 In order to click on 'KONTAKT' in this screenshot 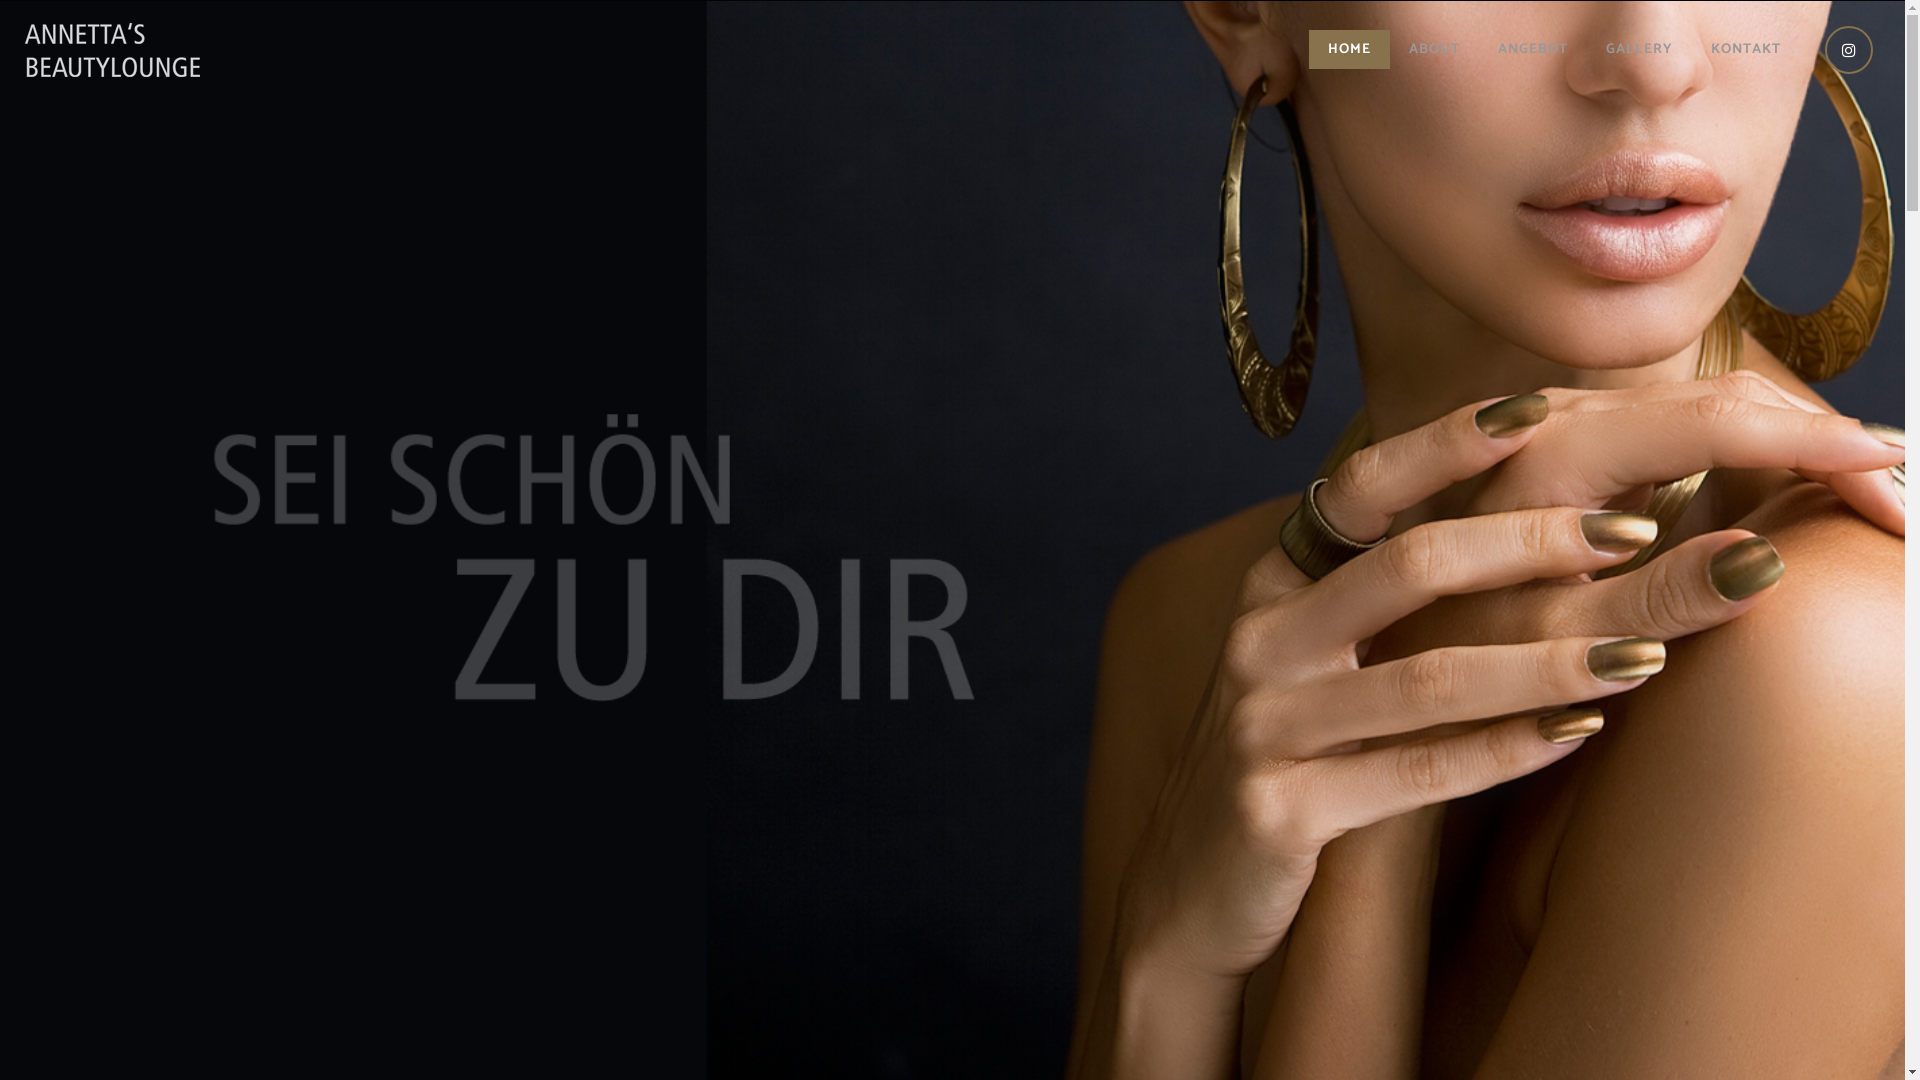, I will do `click(1690, 49)`.